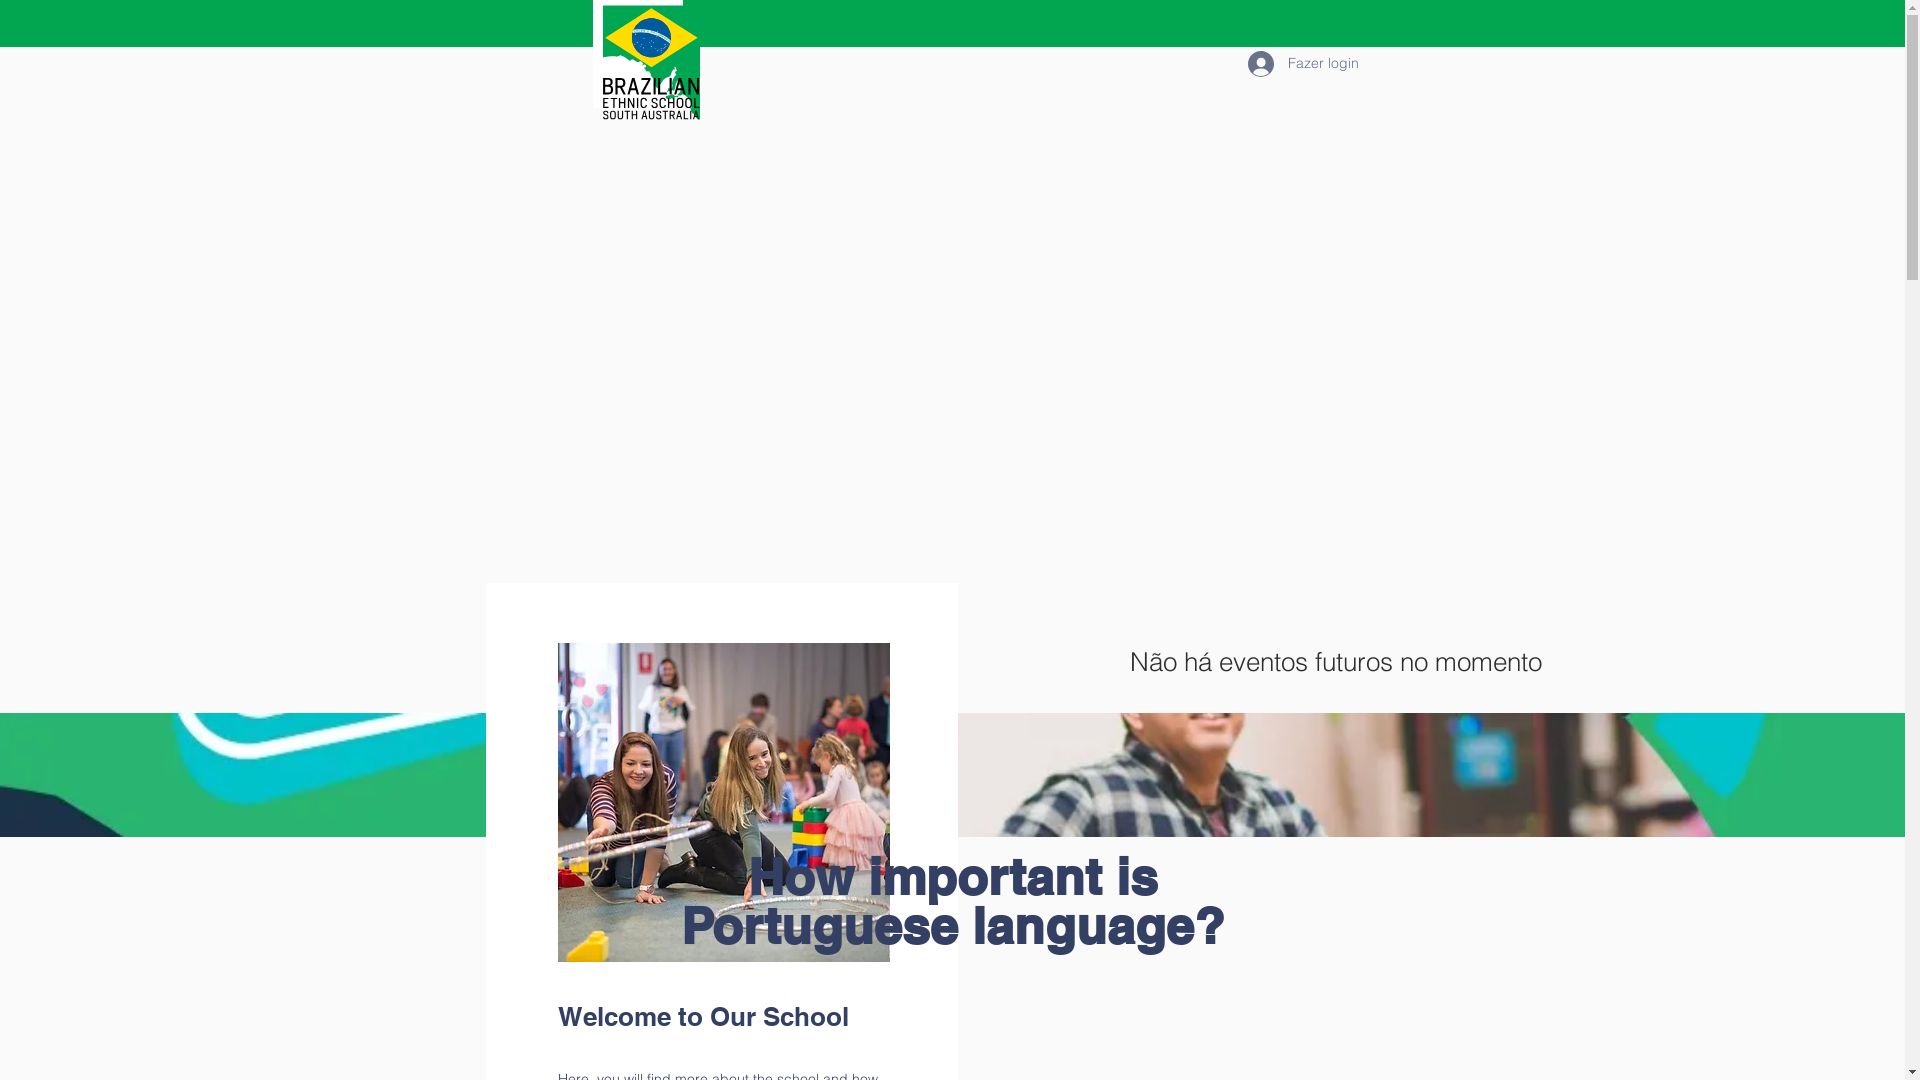 The height and width of the screenshot is (1080, 1920). I want to click on 'Fazer login', so click(1294, 61).